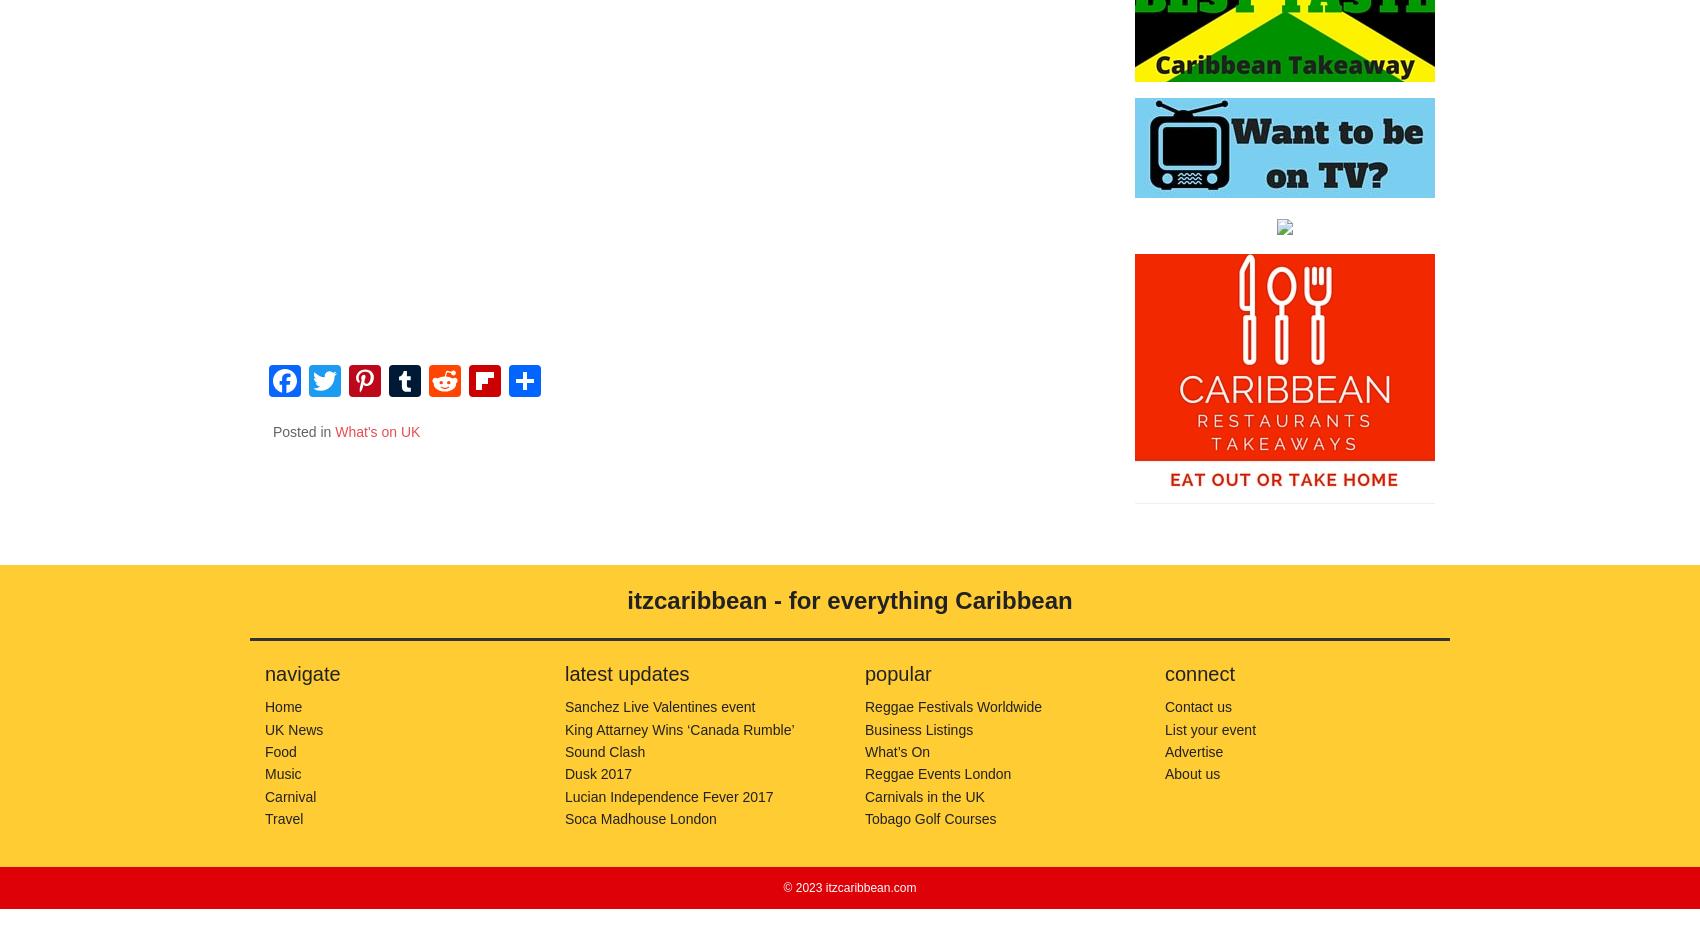 This screenshot has height=942, width=1700. I want to click on 'Pinterest', so click(394, 444).